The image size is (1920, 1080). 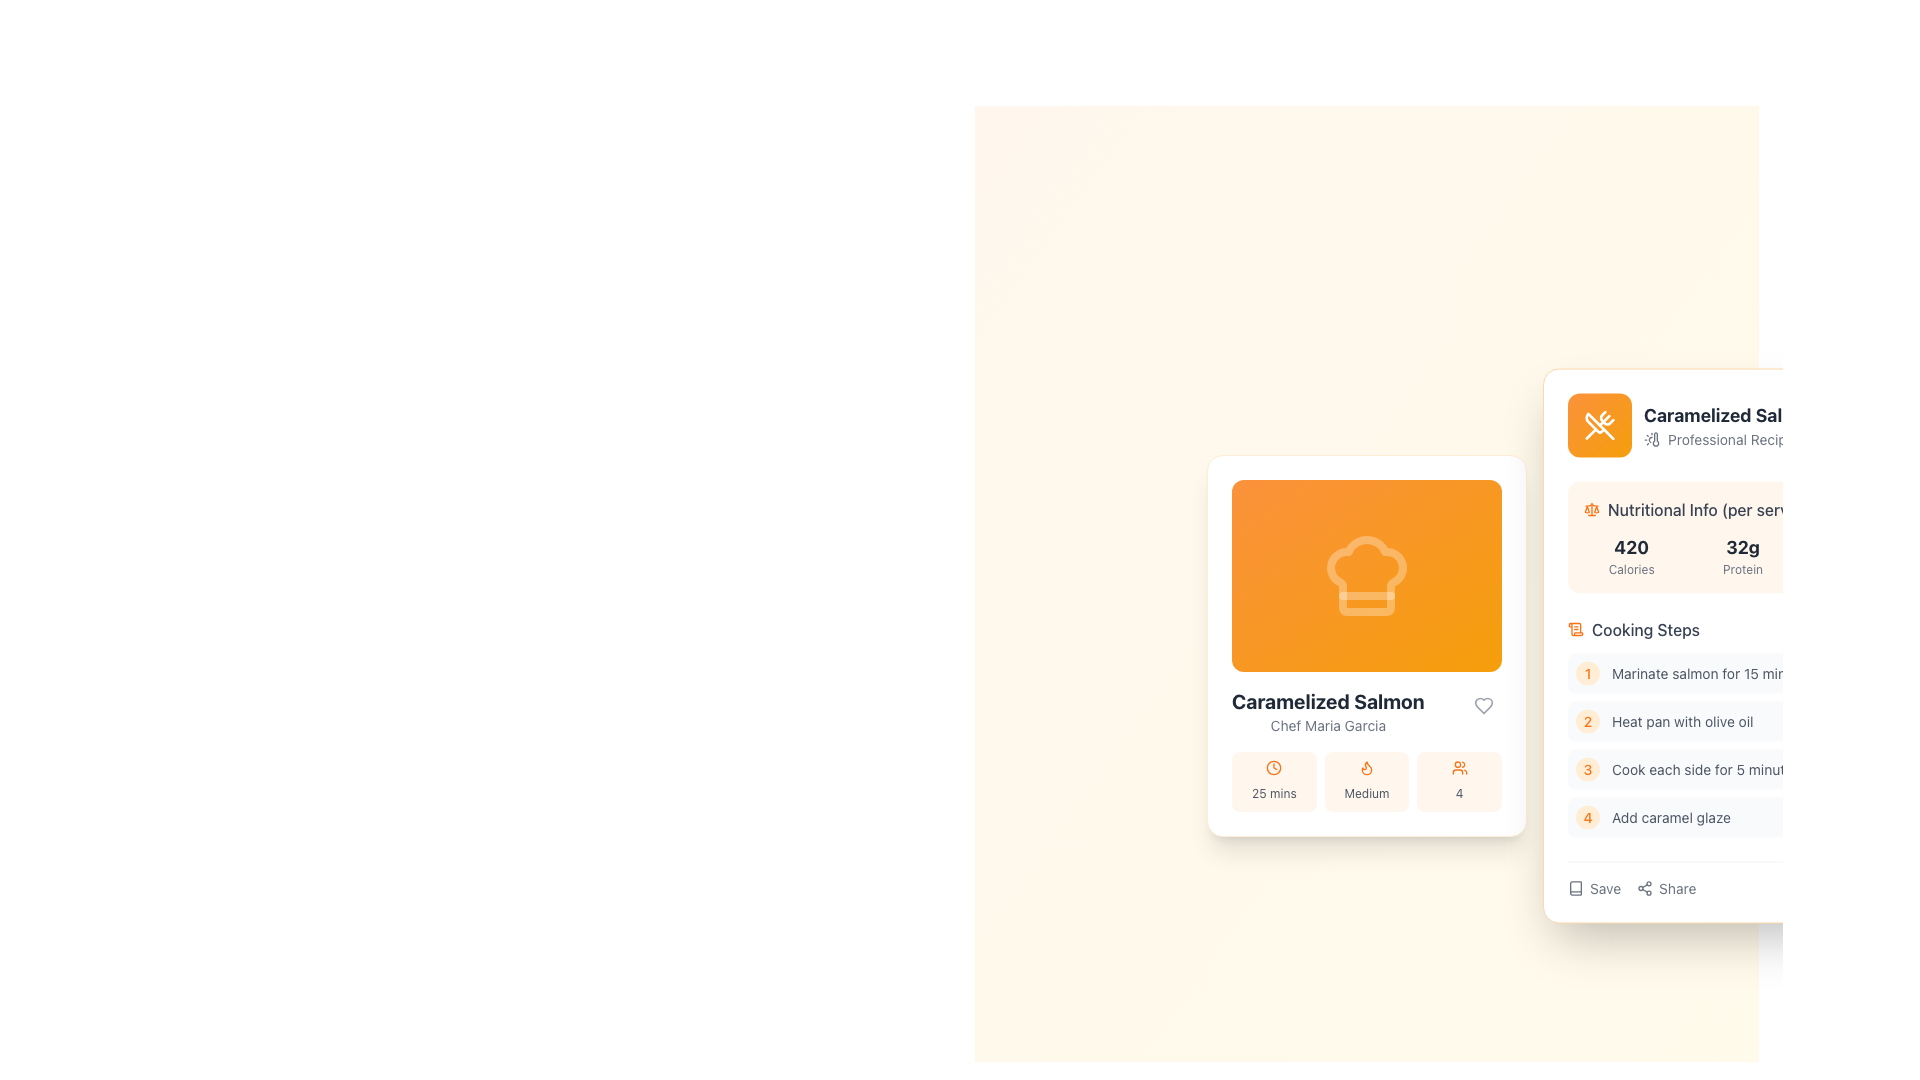 What do you see at coordinates (1459, 781) in the screenshot?
I see `the Informational badge that indicates the number of servings for the recipe, positioned to the right of '25 mins' and 'Medium' in the recipe card for 'Caramelized Salmon'` at bounding box center [1459, 781].